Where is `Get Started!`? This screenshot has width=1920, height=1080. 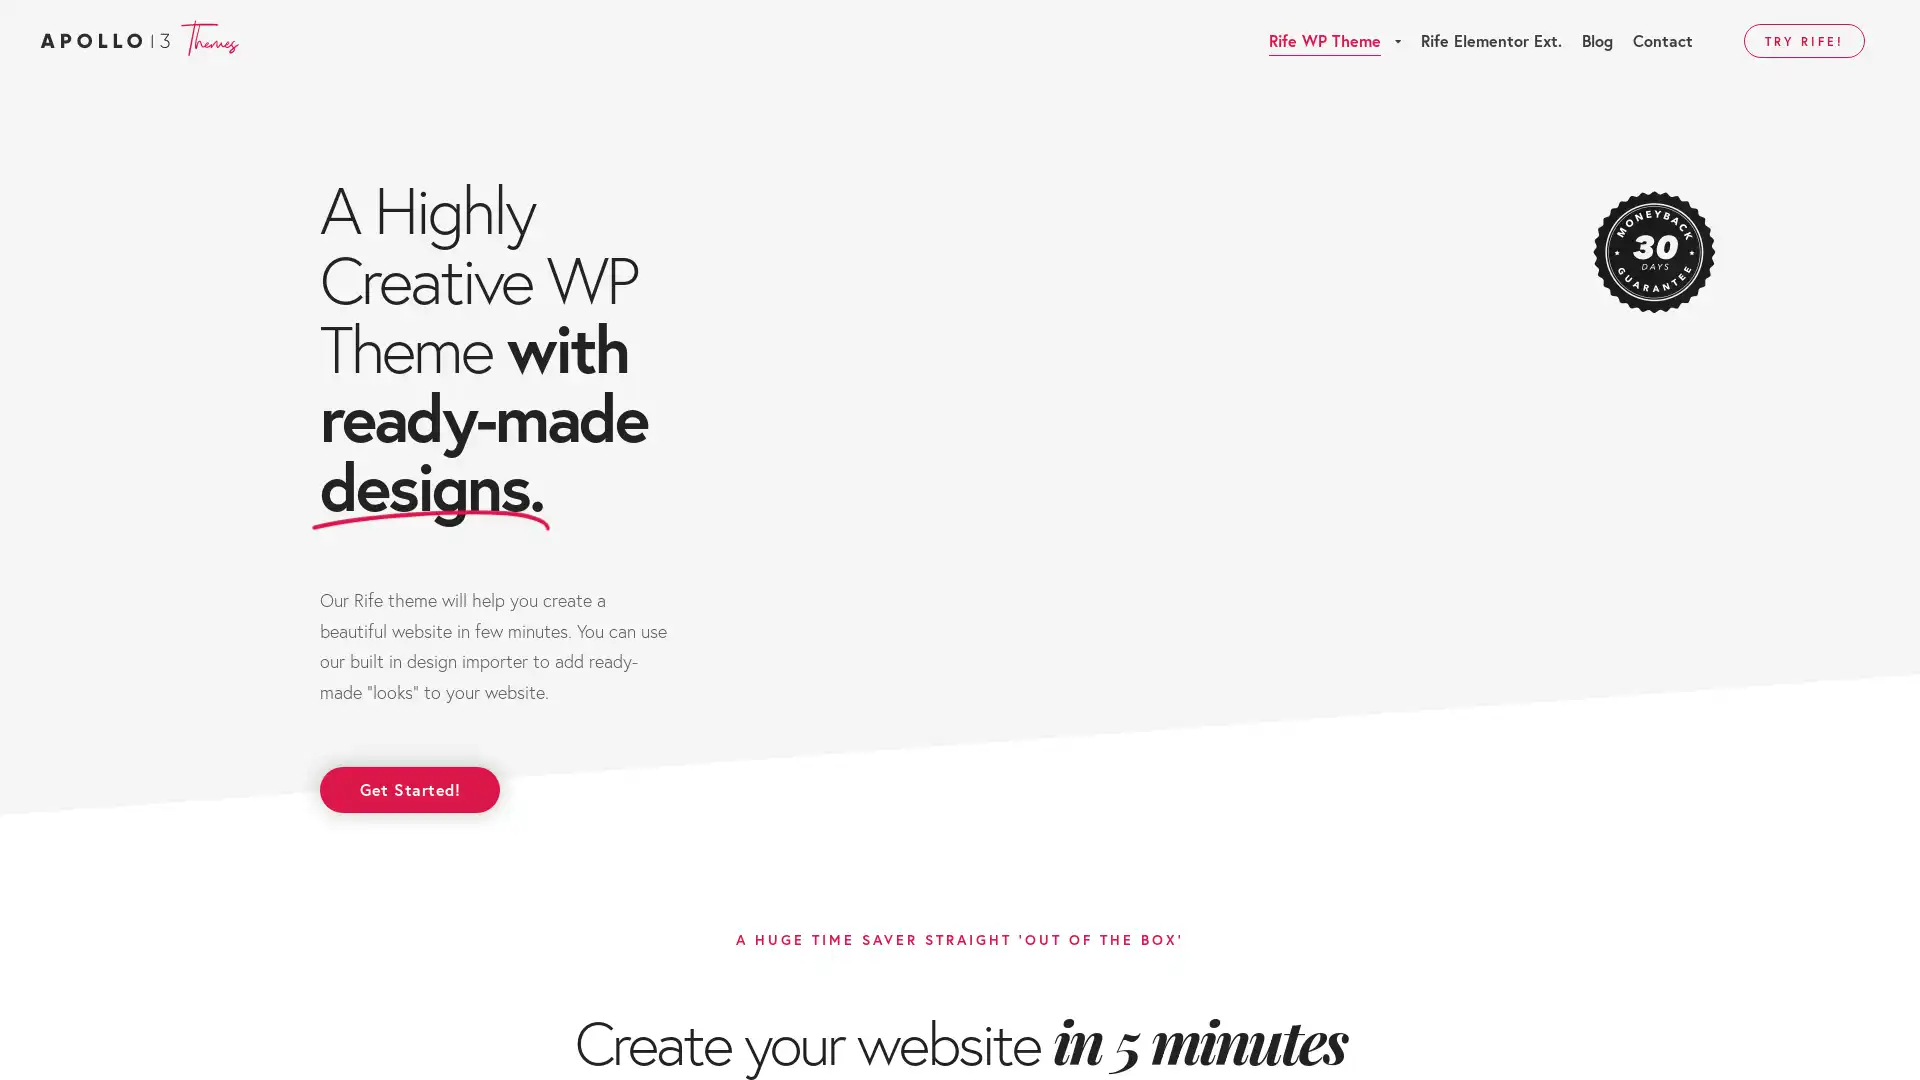 Get Started! is located at coordinates (408, 789).